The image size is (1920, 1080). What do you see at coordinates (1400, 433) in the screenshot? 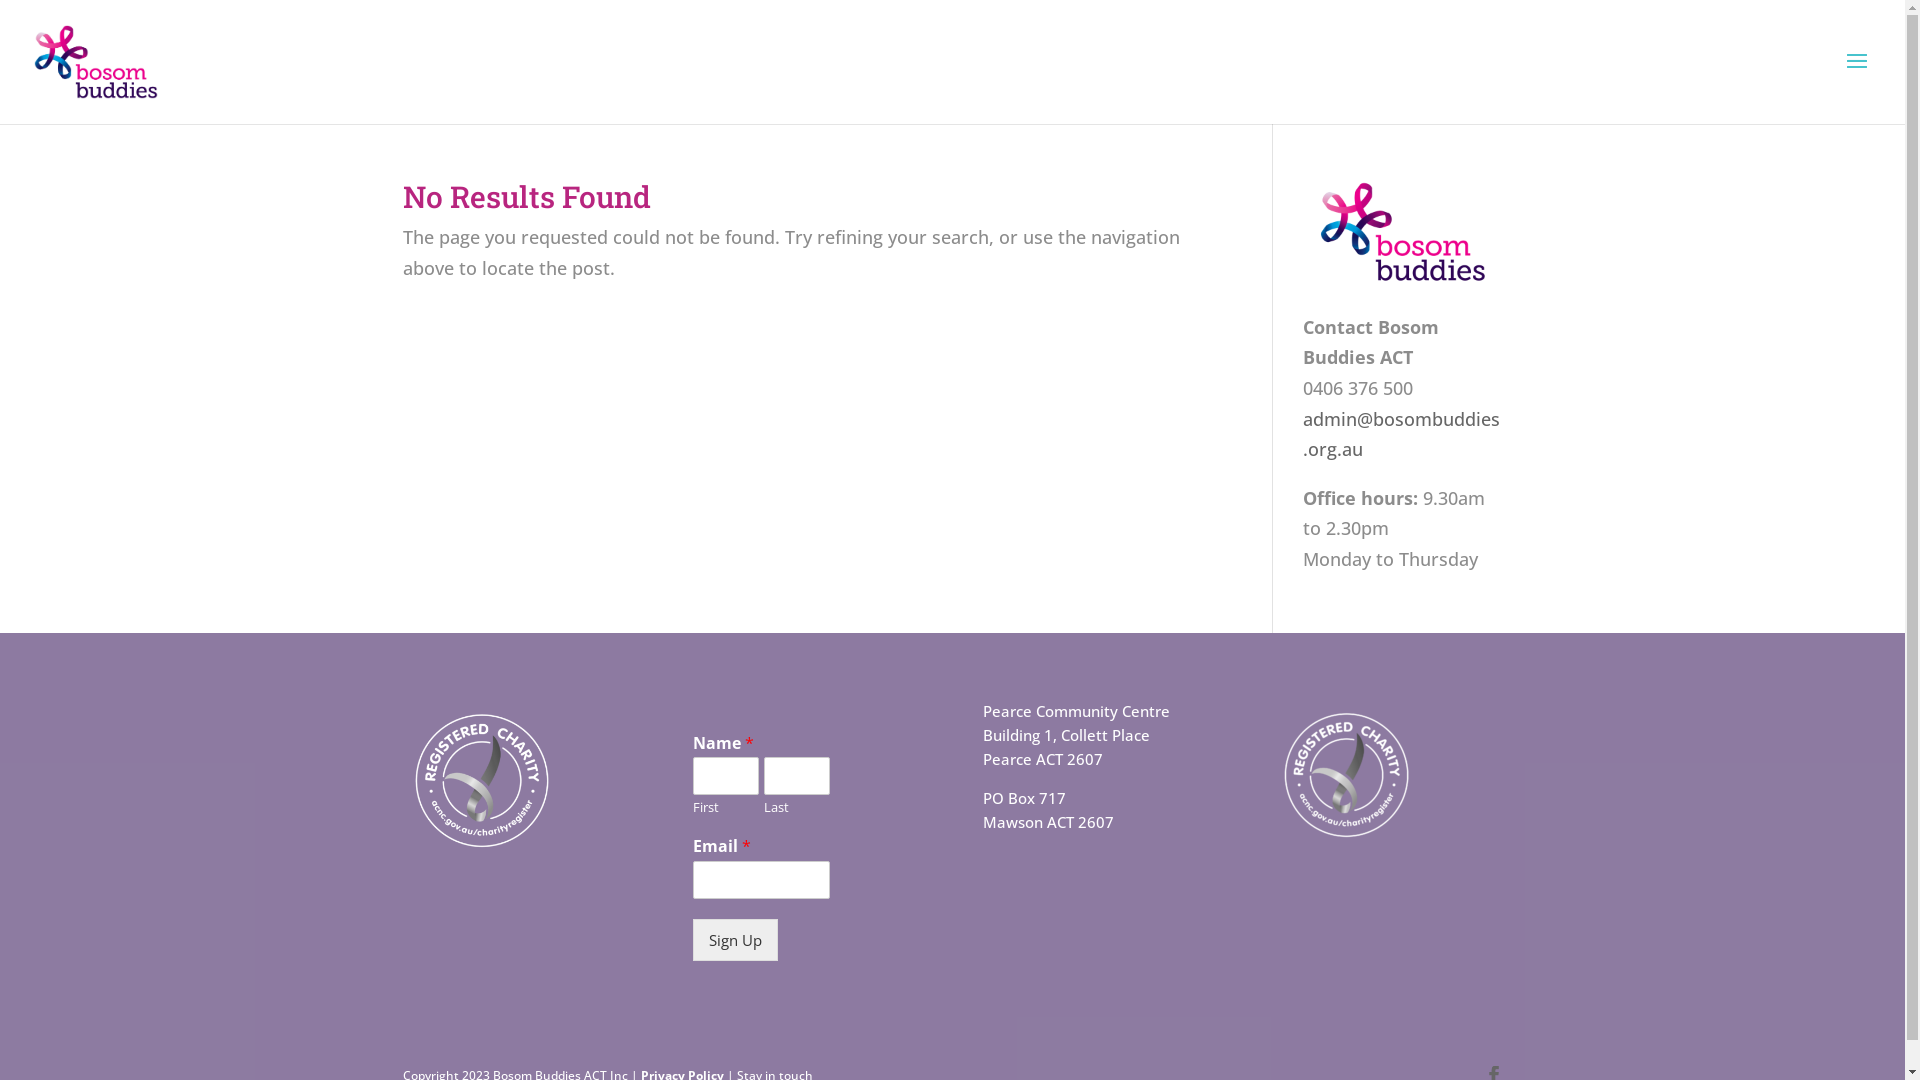
I see `'admin@bosombuddies.org.au'` at bounding box center [1400, 433].